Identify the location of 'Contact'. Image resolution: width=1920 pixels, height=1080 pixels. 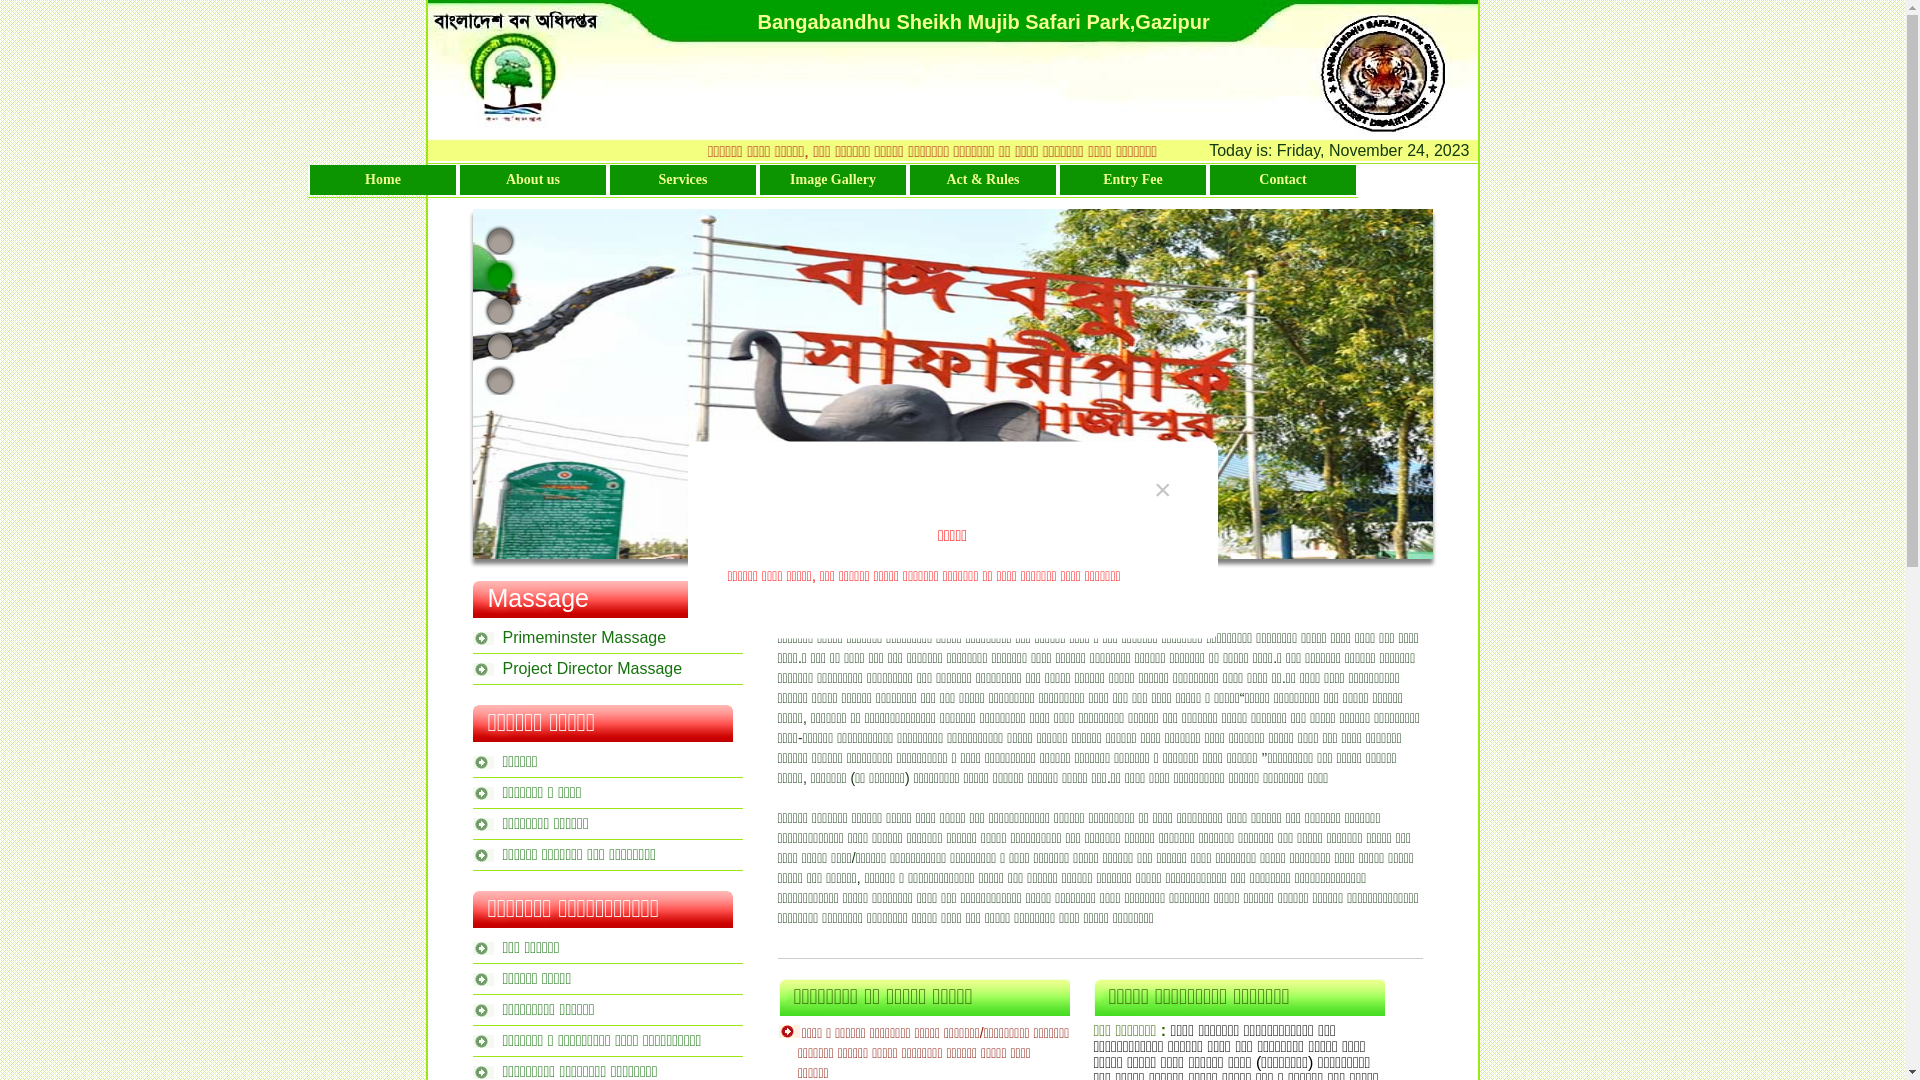
(1282, 180).